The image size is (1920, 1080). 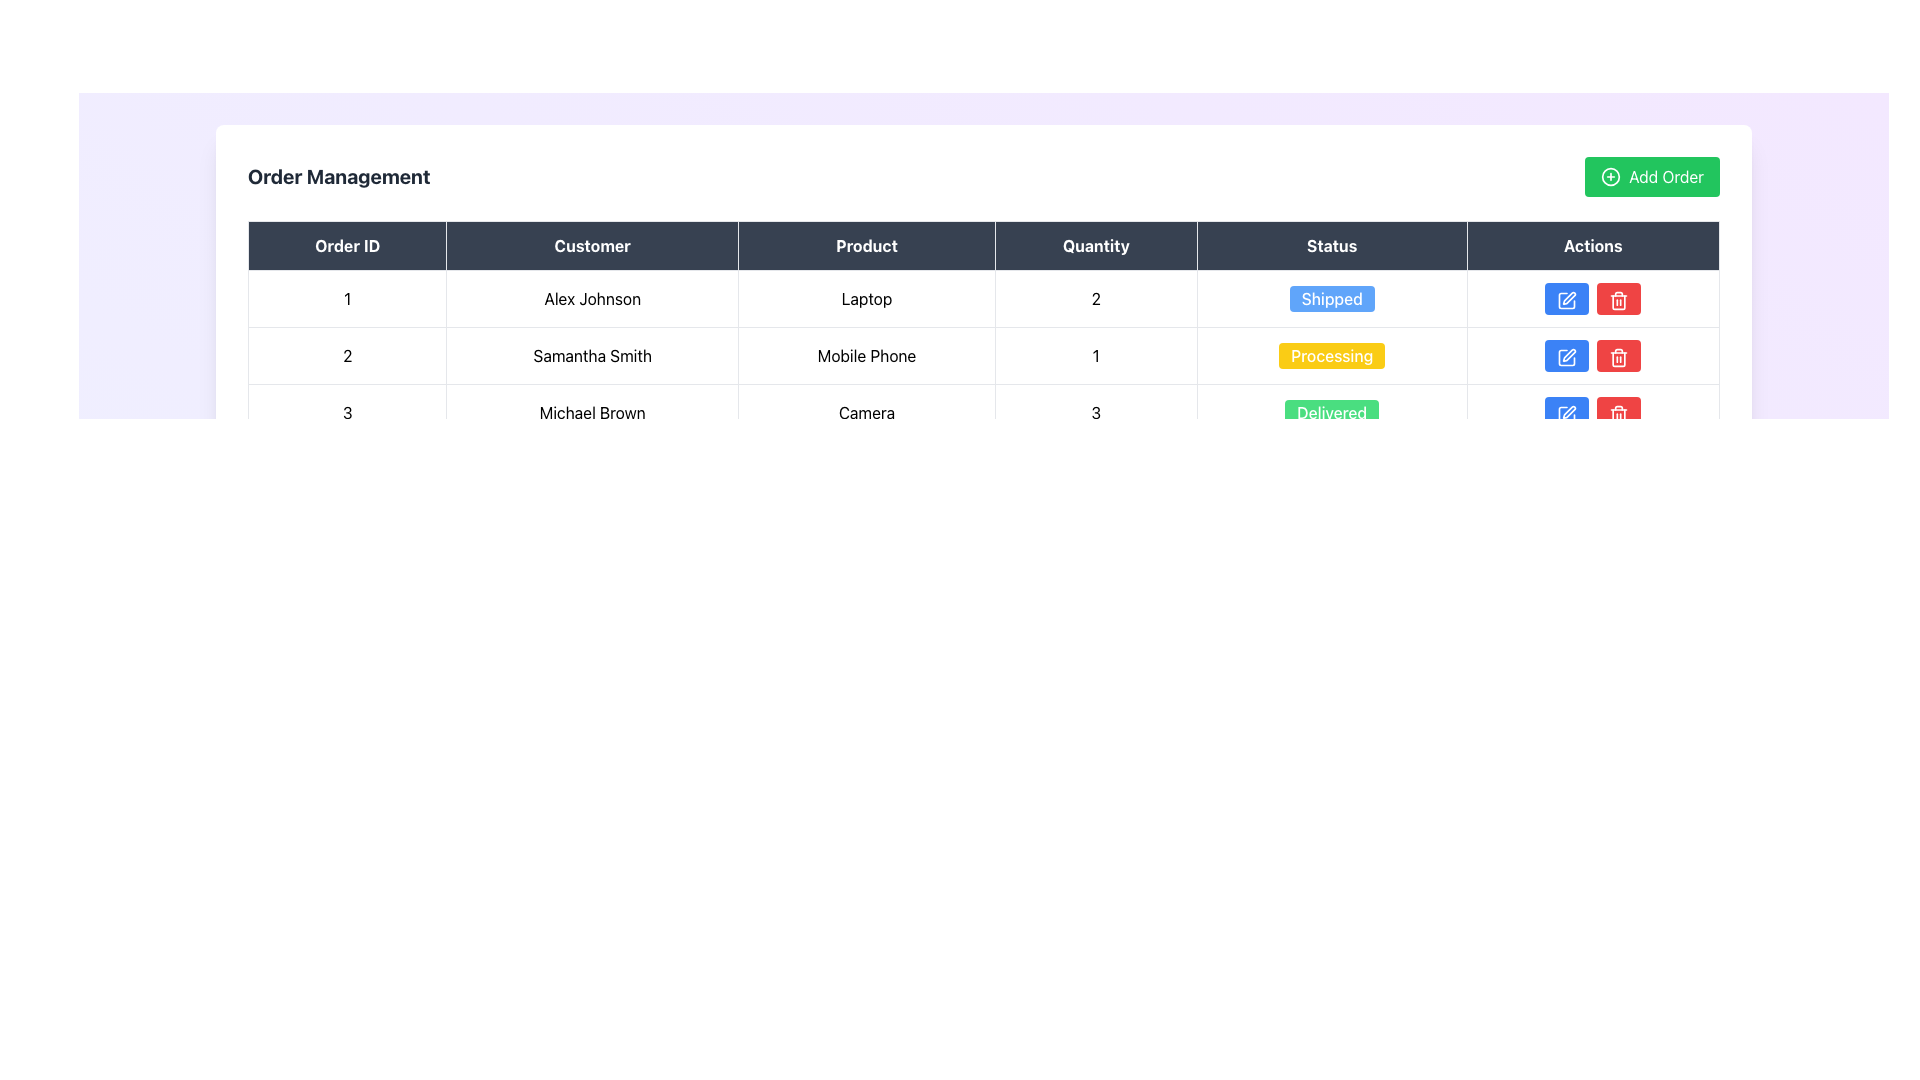 What do you see at coordinates (1619, 354) in the screenshot?
I see `the red rounded button with a white trash icon located in the second row of the Actions column in the table` at bounding box center [1619, 354].